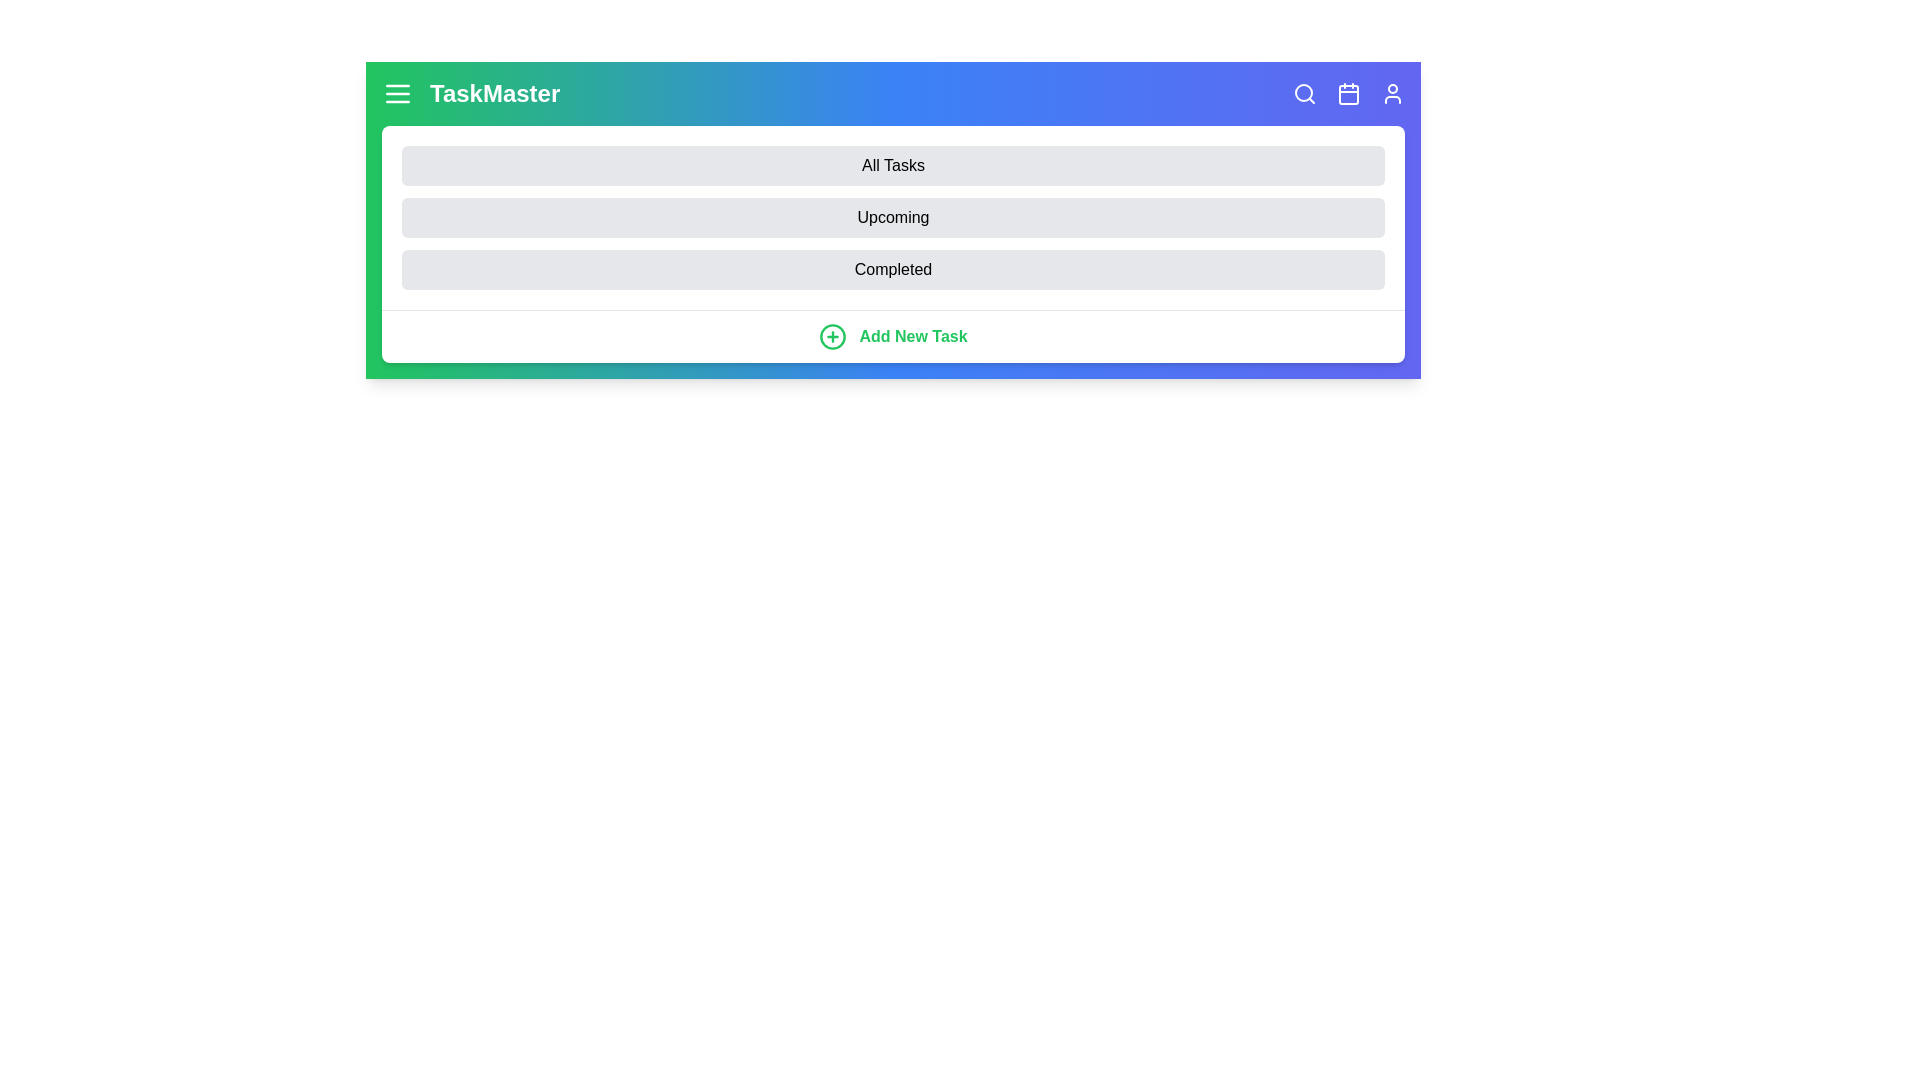  Describe the element at coordinates (398, 93) in the screenshot. I see `the menu icon to toggle the navigation menu` at that location.